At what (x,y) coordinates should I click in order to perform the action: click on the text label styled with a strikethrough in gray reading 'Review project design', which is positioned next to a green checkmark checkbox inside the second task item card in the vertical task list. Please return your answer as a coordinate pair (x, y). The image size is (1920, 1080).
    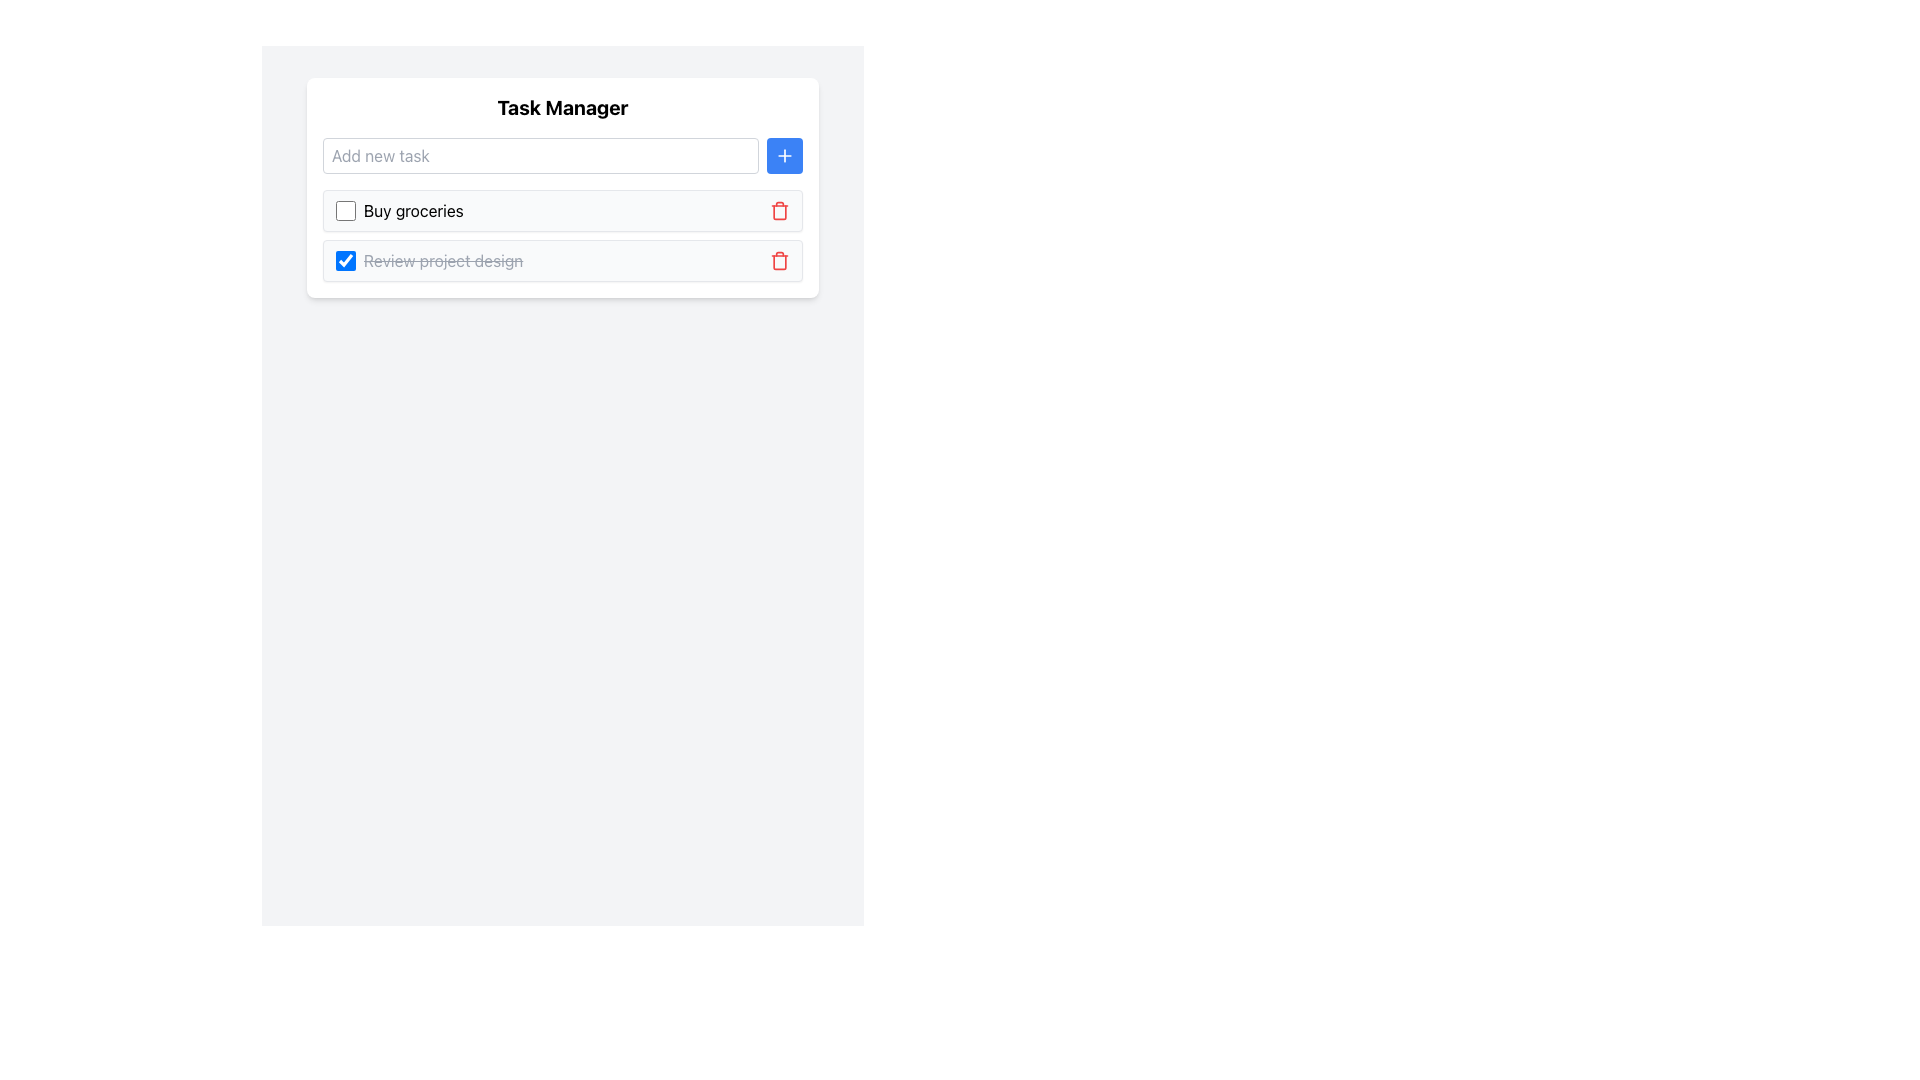
    Looking at the image, I should click on (428, 260).